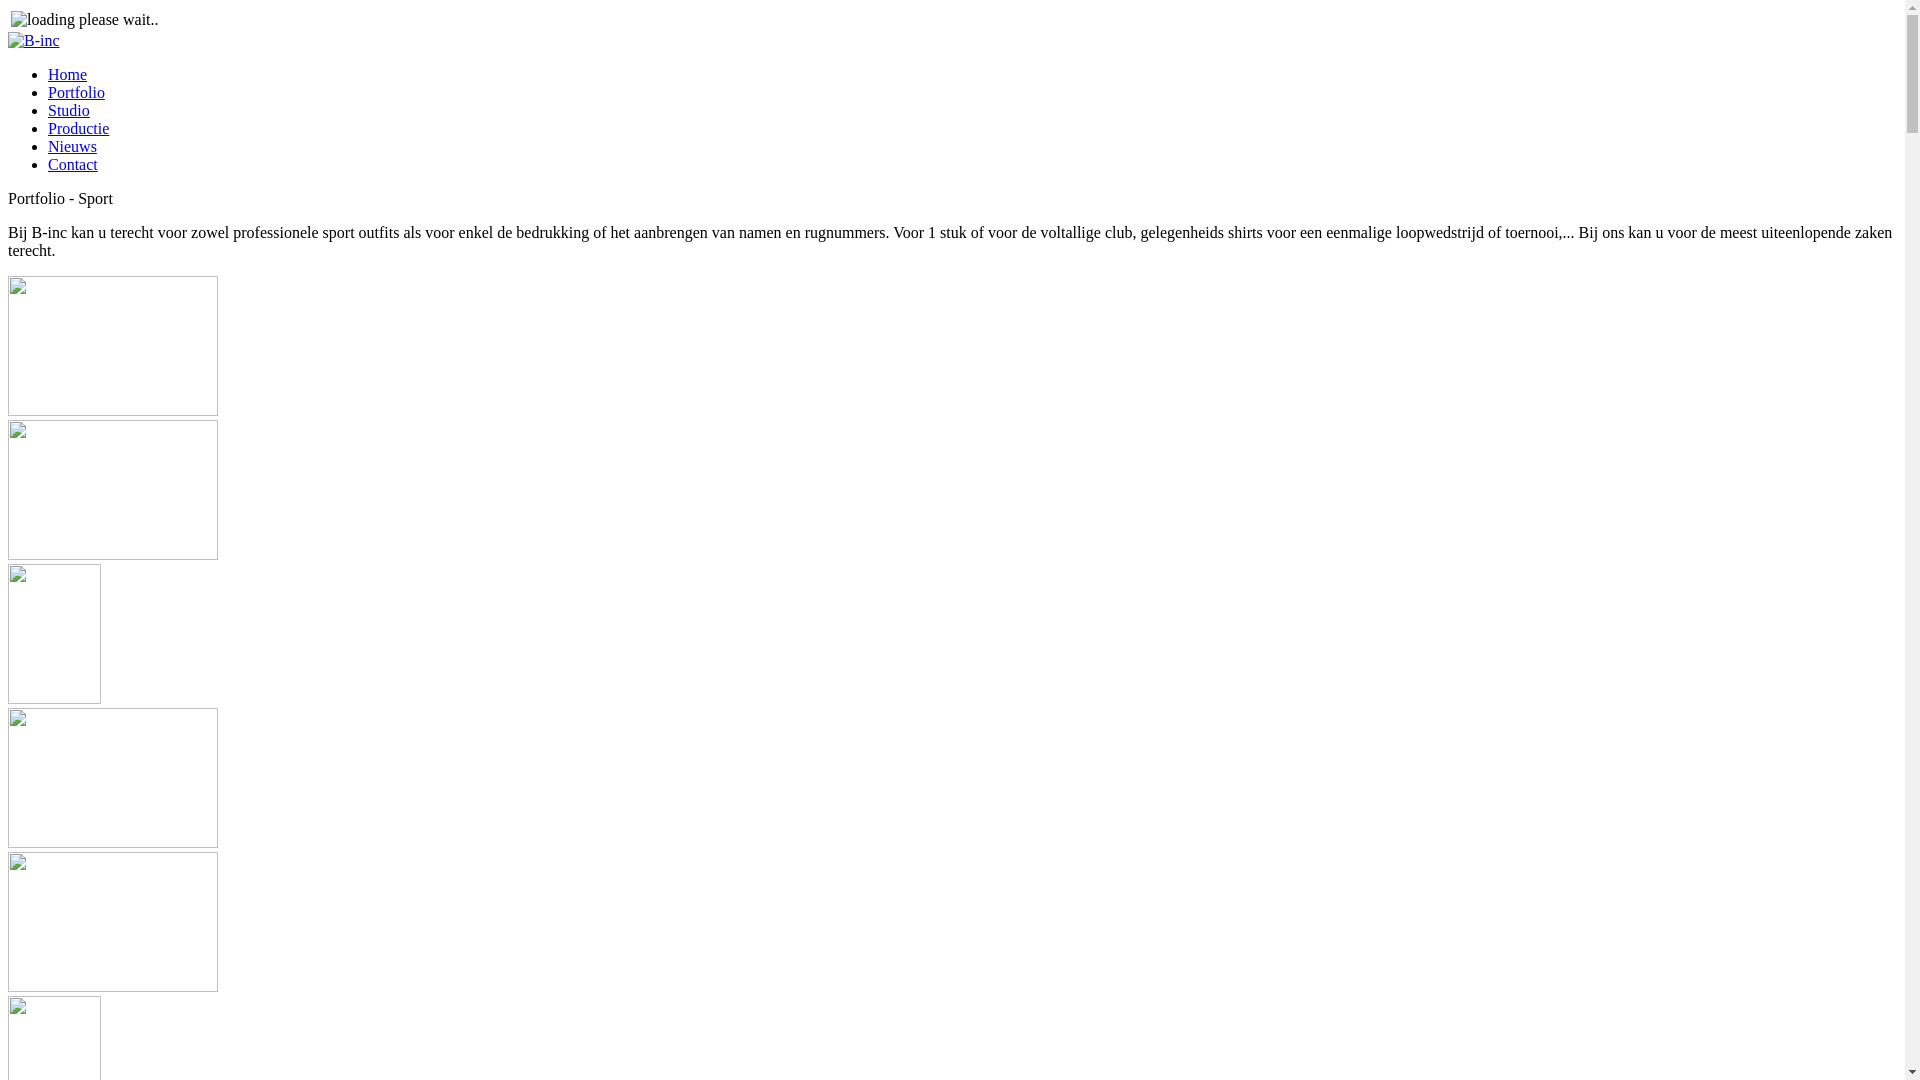 This screenshot has height=1080, width=1920. What do you see at coordinates (8, 41) in the screenshot?
I see `'B-inc'` at bounding box center [8, 41].